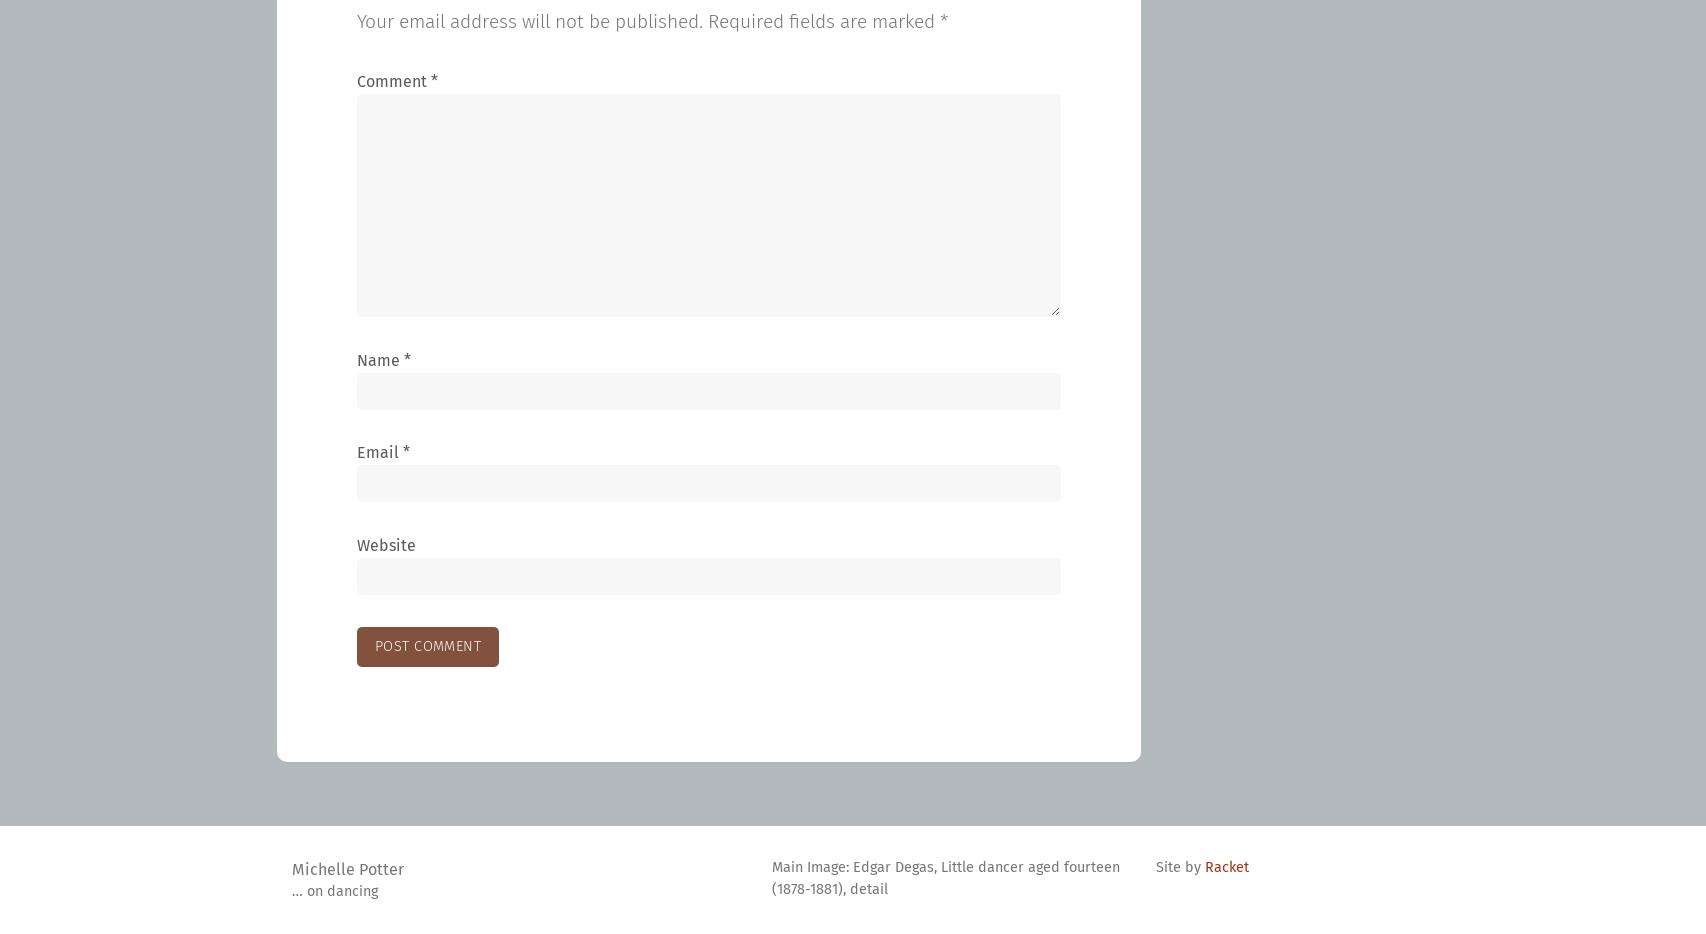 The height and width of the screenshot is (934, 1706). I want to click on 'Your email address will not be published.', so click(529, 21).